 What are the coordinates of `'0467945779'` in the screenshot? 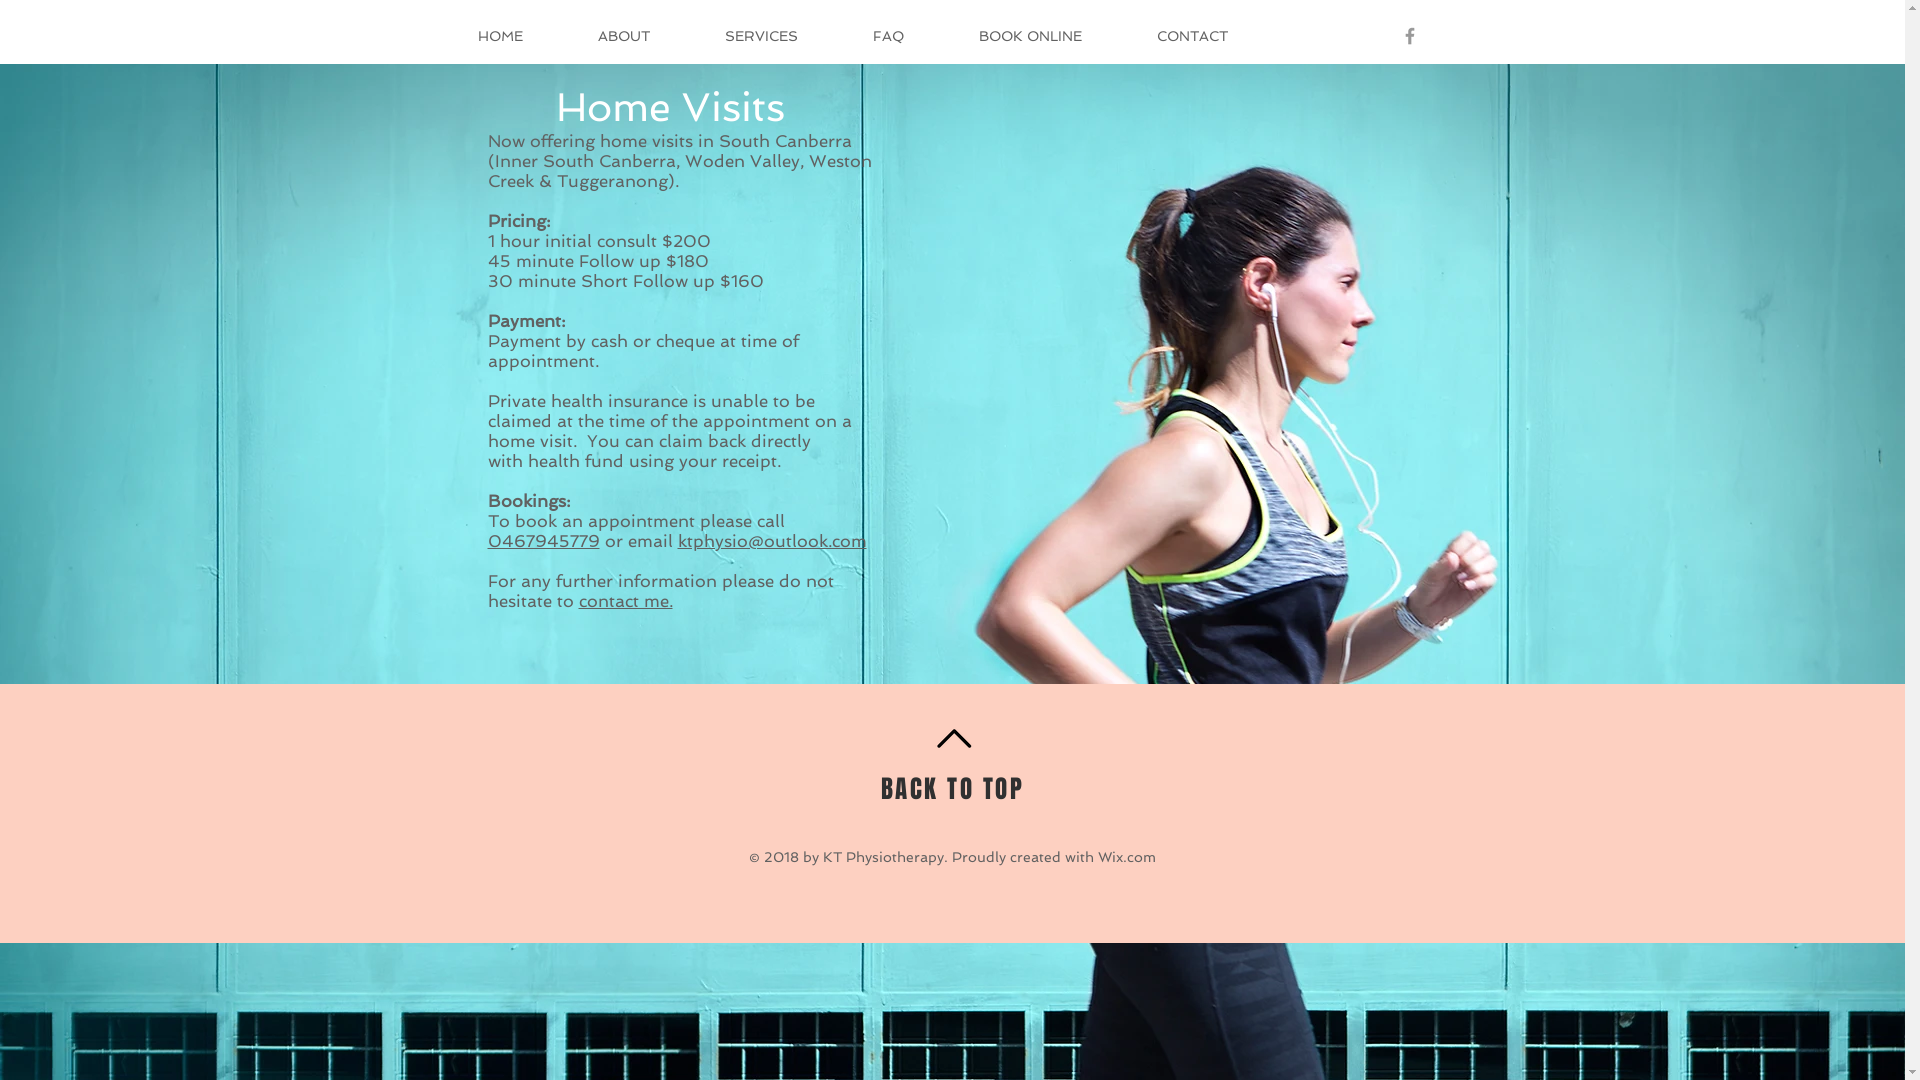 It's located at (543, 540).